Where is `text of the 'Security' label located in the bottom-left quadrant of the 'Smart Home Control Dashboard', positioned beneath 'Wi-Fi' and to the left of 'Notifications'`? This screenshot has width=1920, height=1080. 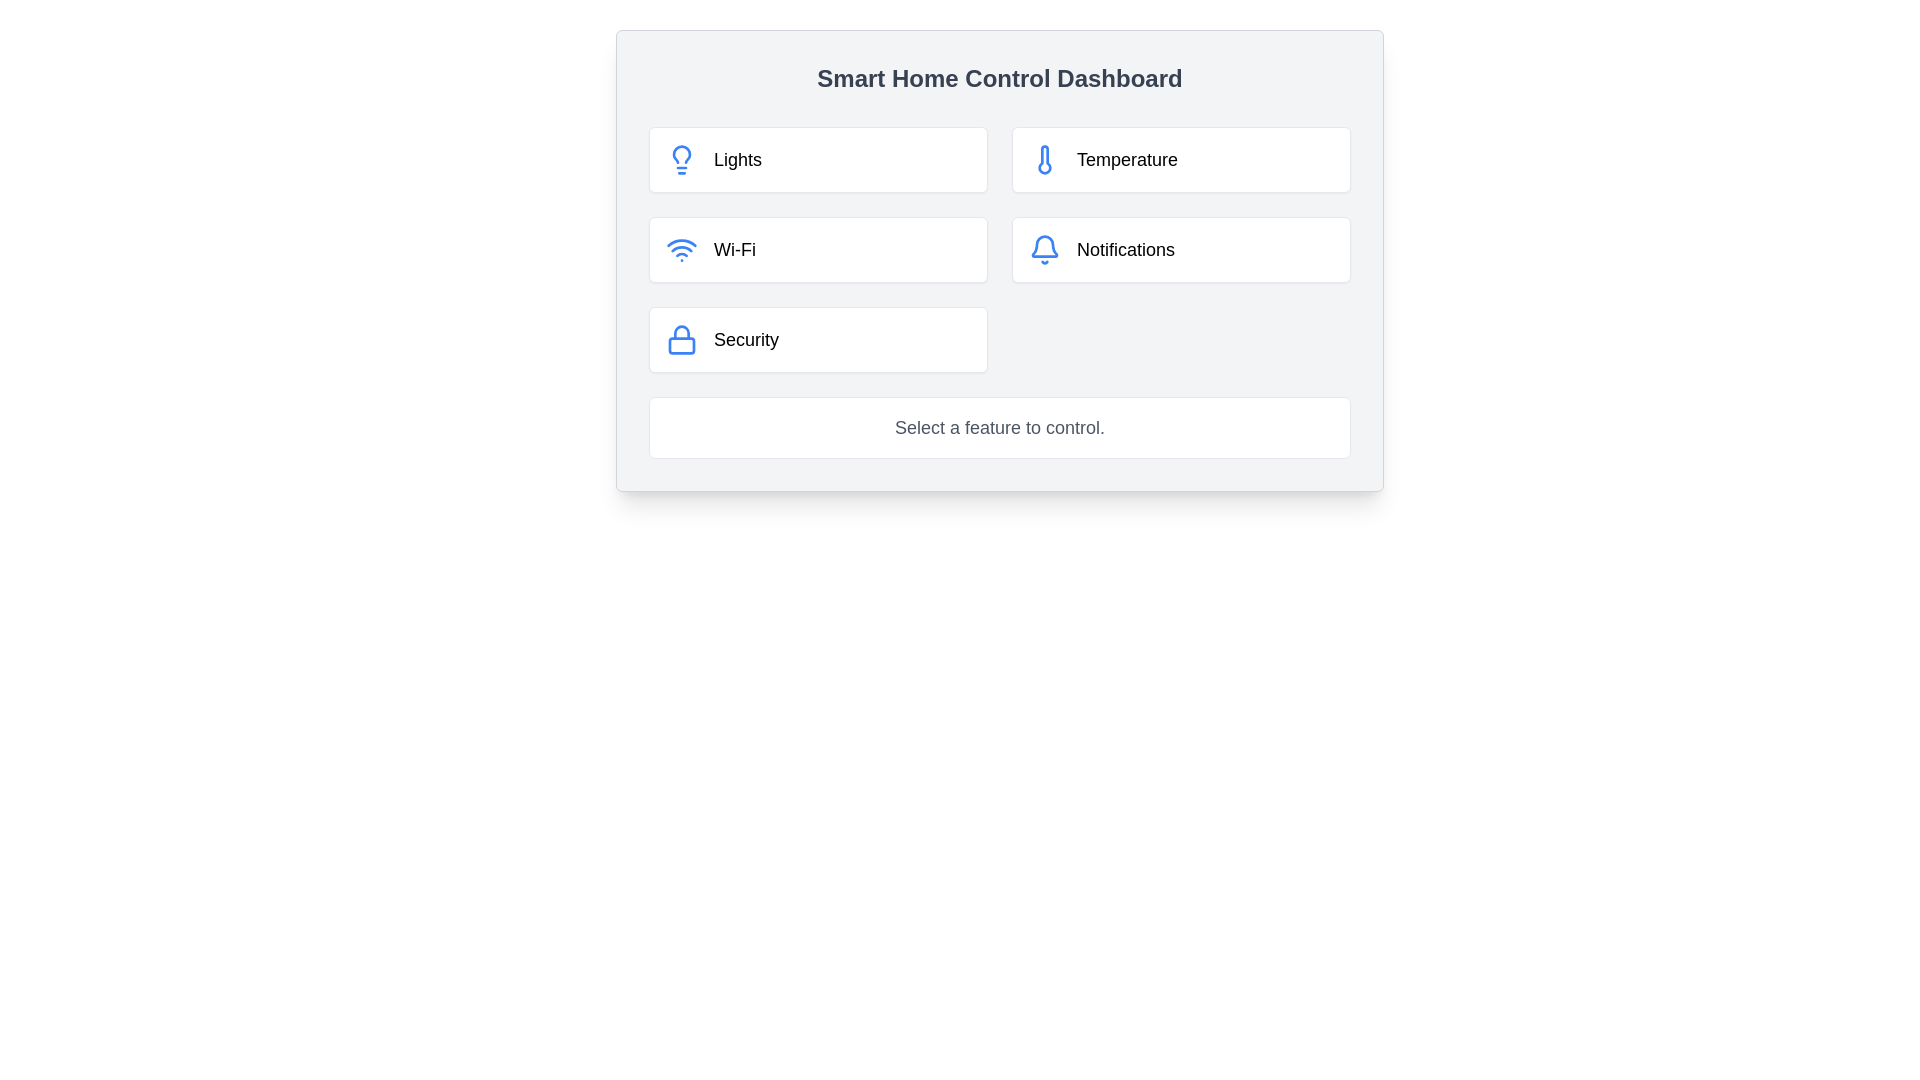 text of the 'Security' label located in the bottom-left quadrant of the 'Smart Home Control Dashboard', positioned beneath 'Wi-Fi' and to the left of 'Notifications' is located at coordinates (745, 338).